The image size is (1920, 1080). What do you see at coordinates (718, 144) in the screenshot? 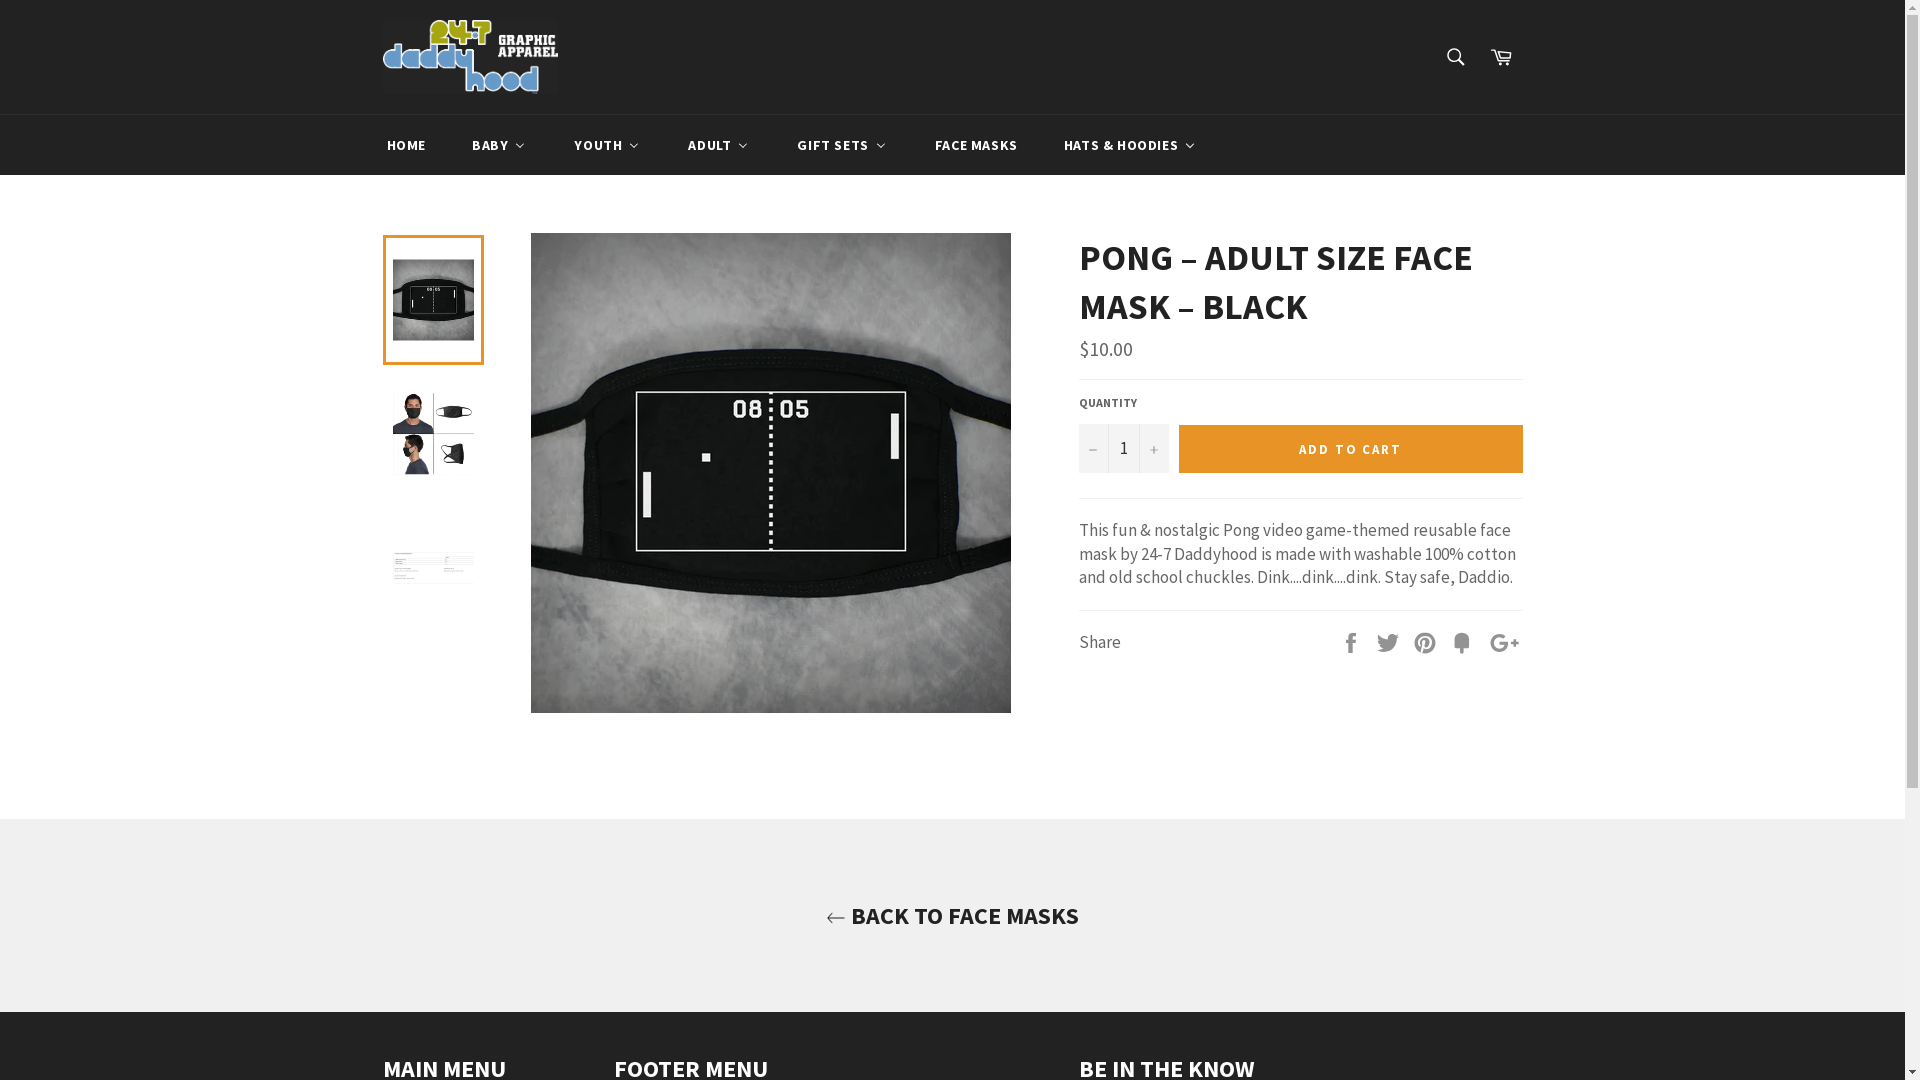
I see `'ADULT'` at bounding box center [718, 144].